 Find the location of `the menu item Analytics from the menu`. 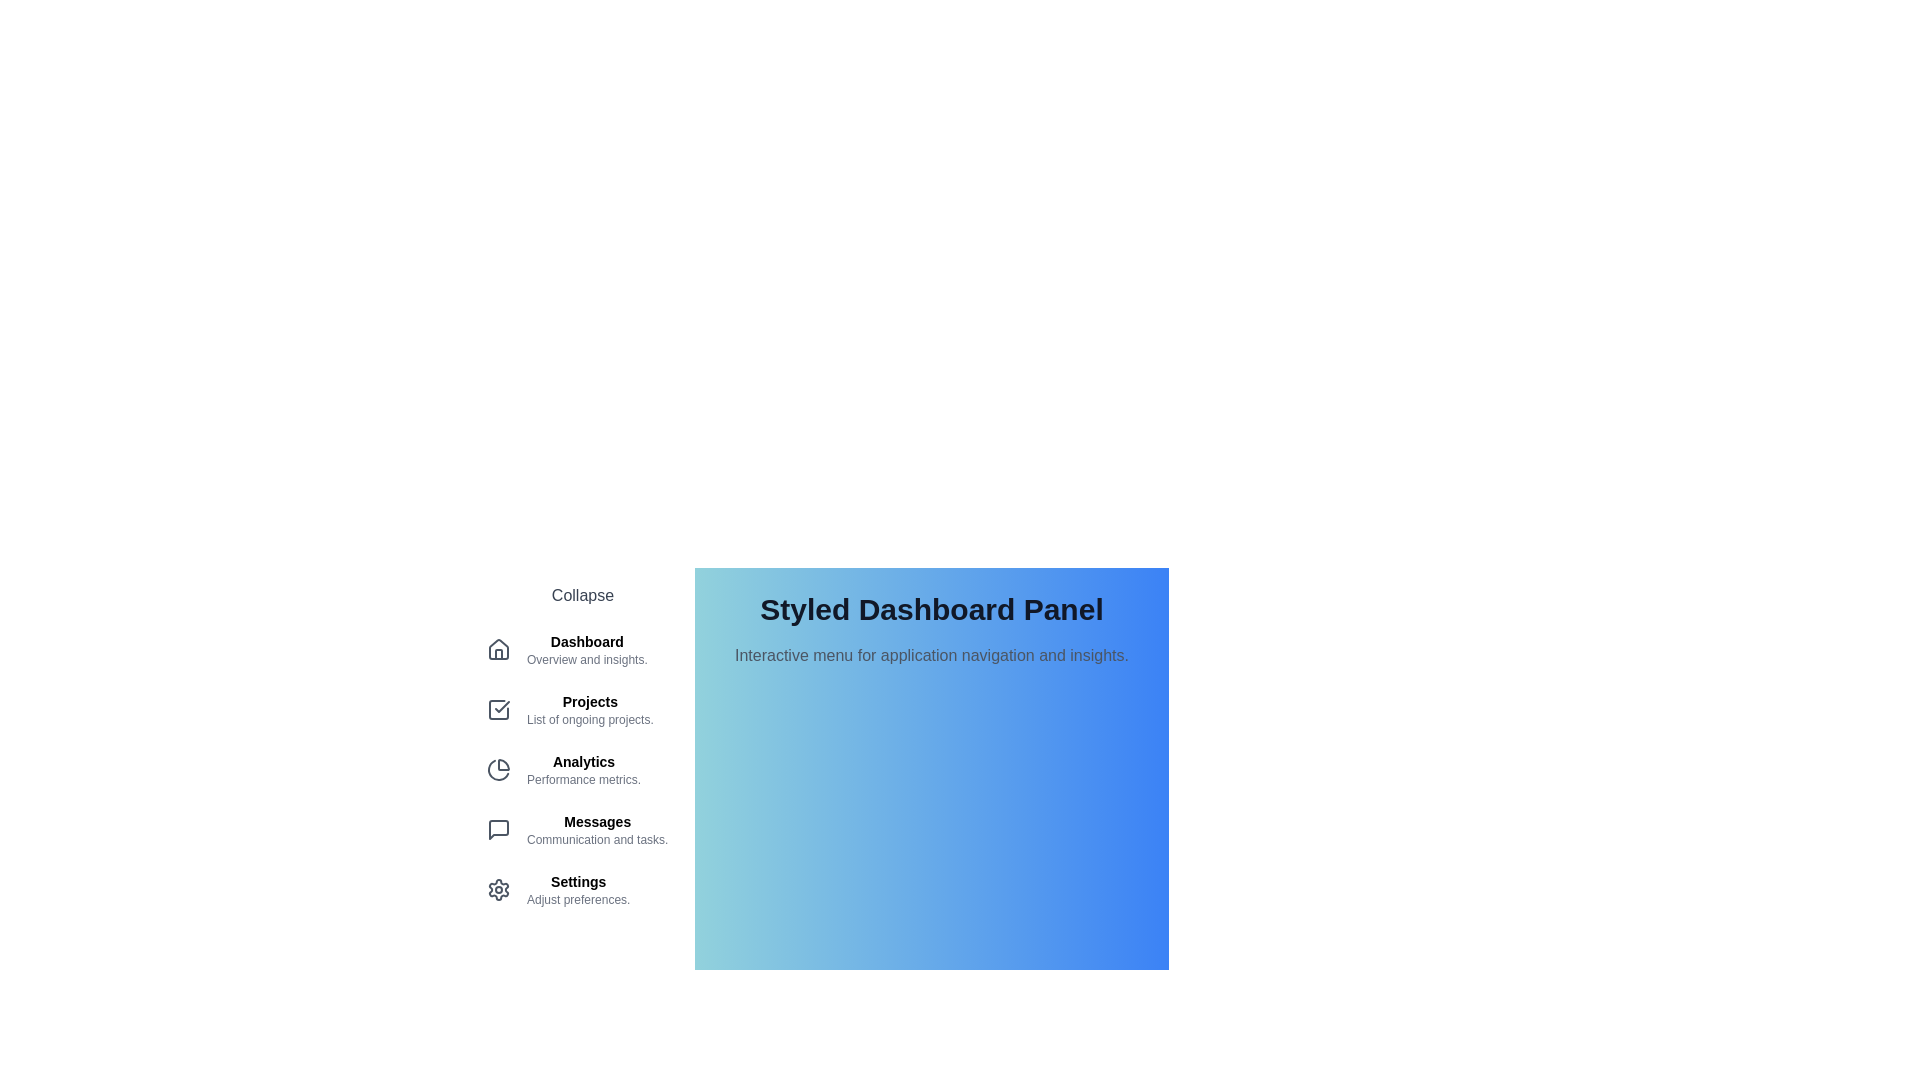

the menu item Analytics from the menu is located at coordinates (581, 769).